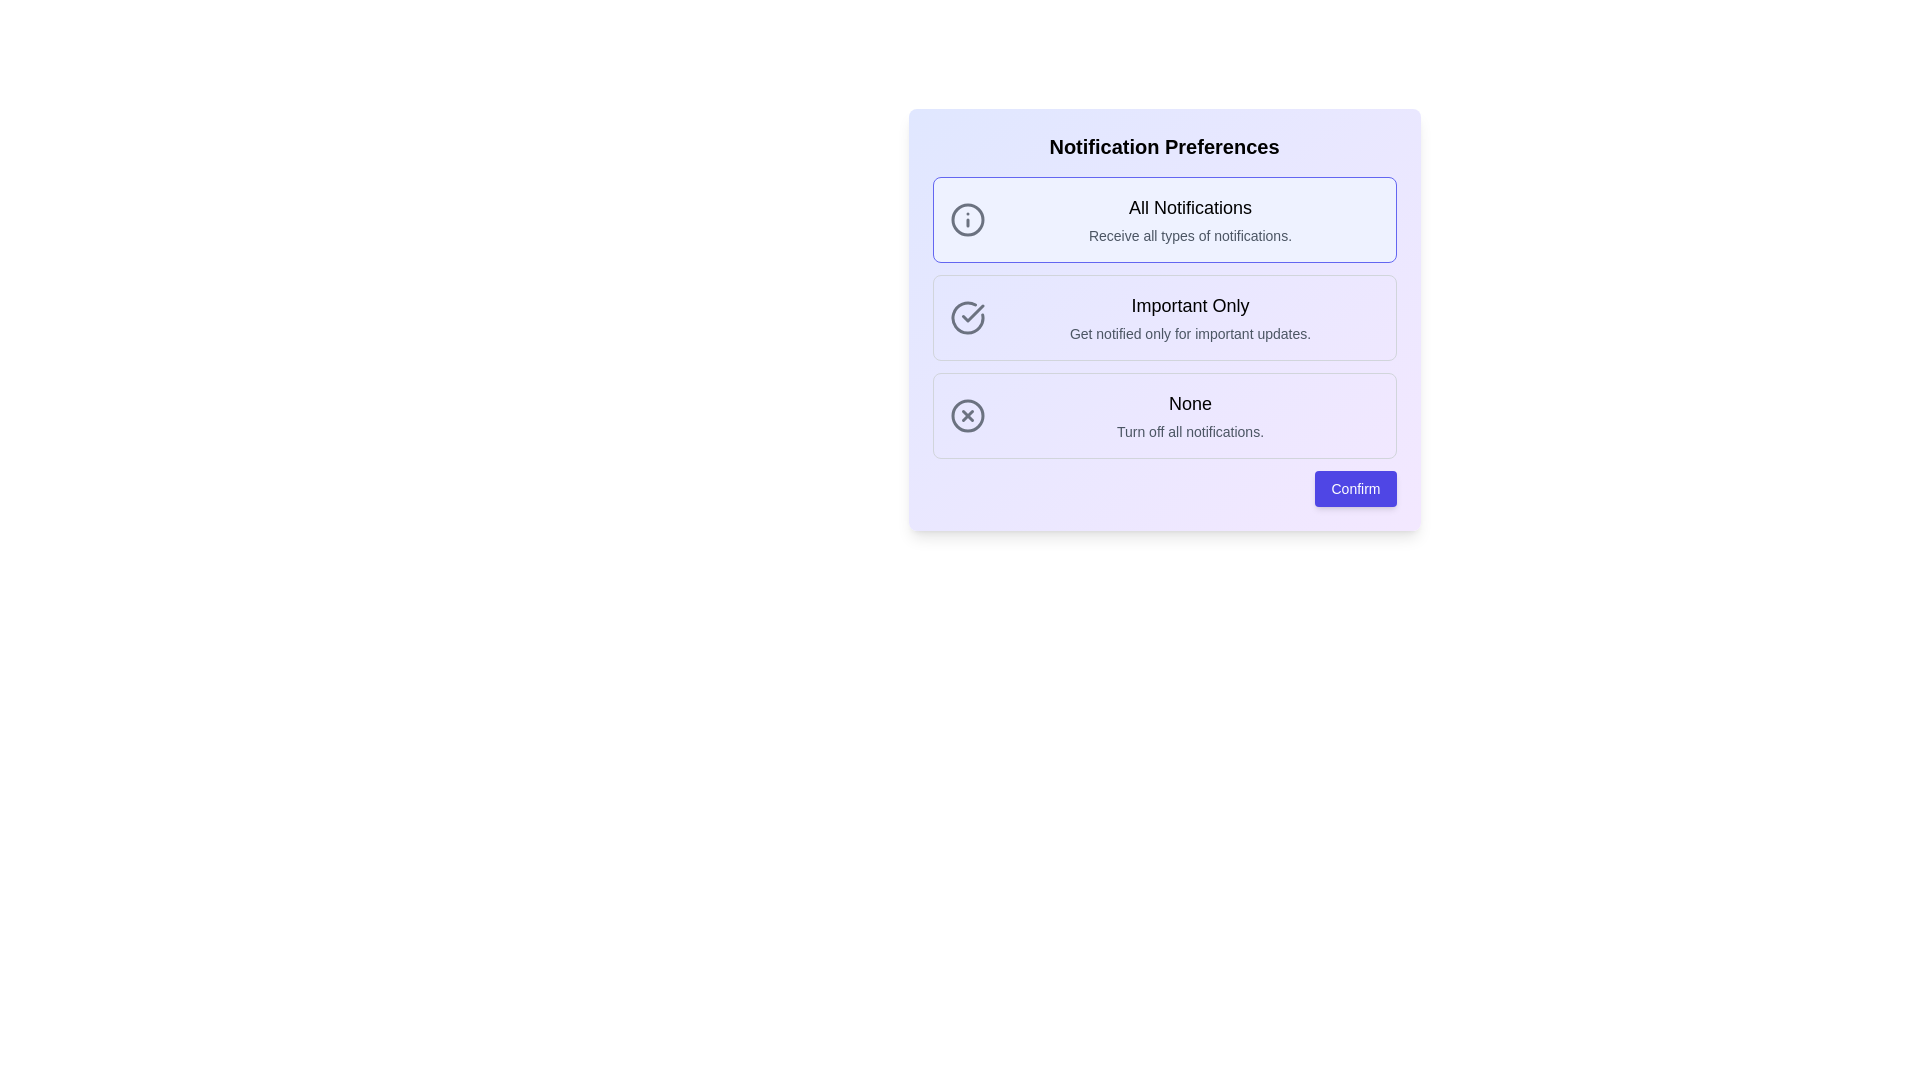 The height and width of the screenshot is (1080, 1920). I want to click on descriptive text of the radio option for turning off all notifications, located below the 'Important Only' and 'All Notifications' options in the notification settings menu, so click(1164, 415).